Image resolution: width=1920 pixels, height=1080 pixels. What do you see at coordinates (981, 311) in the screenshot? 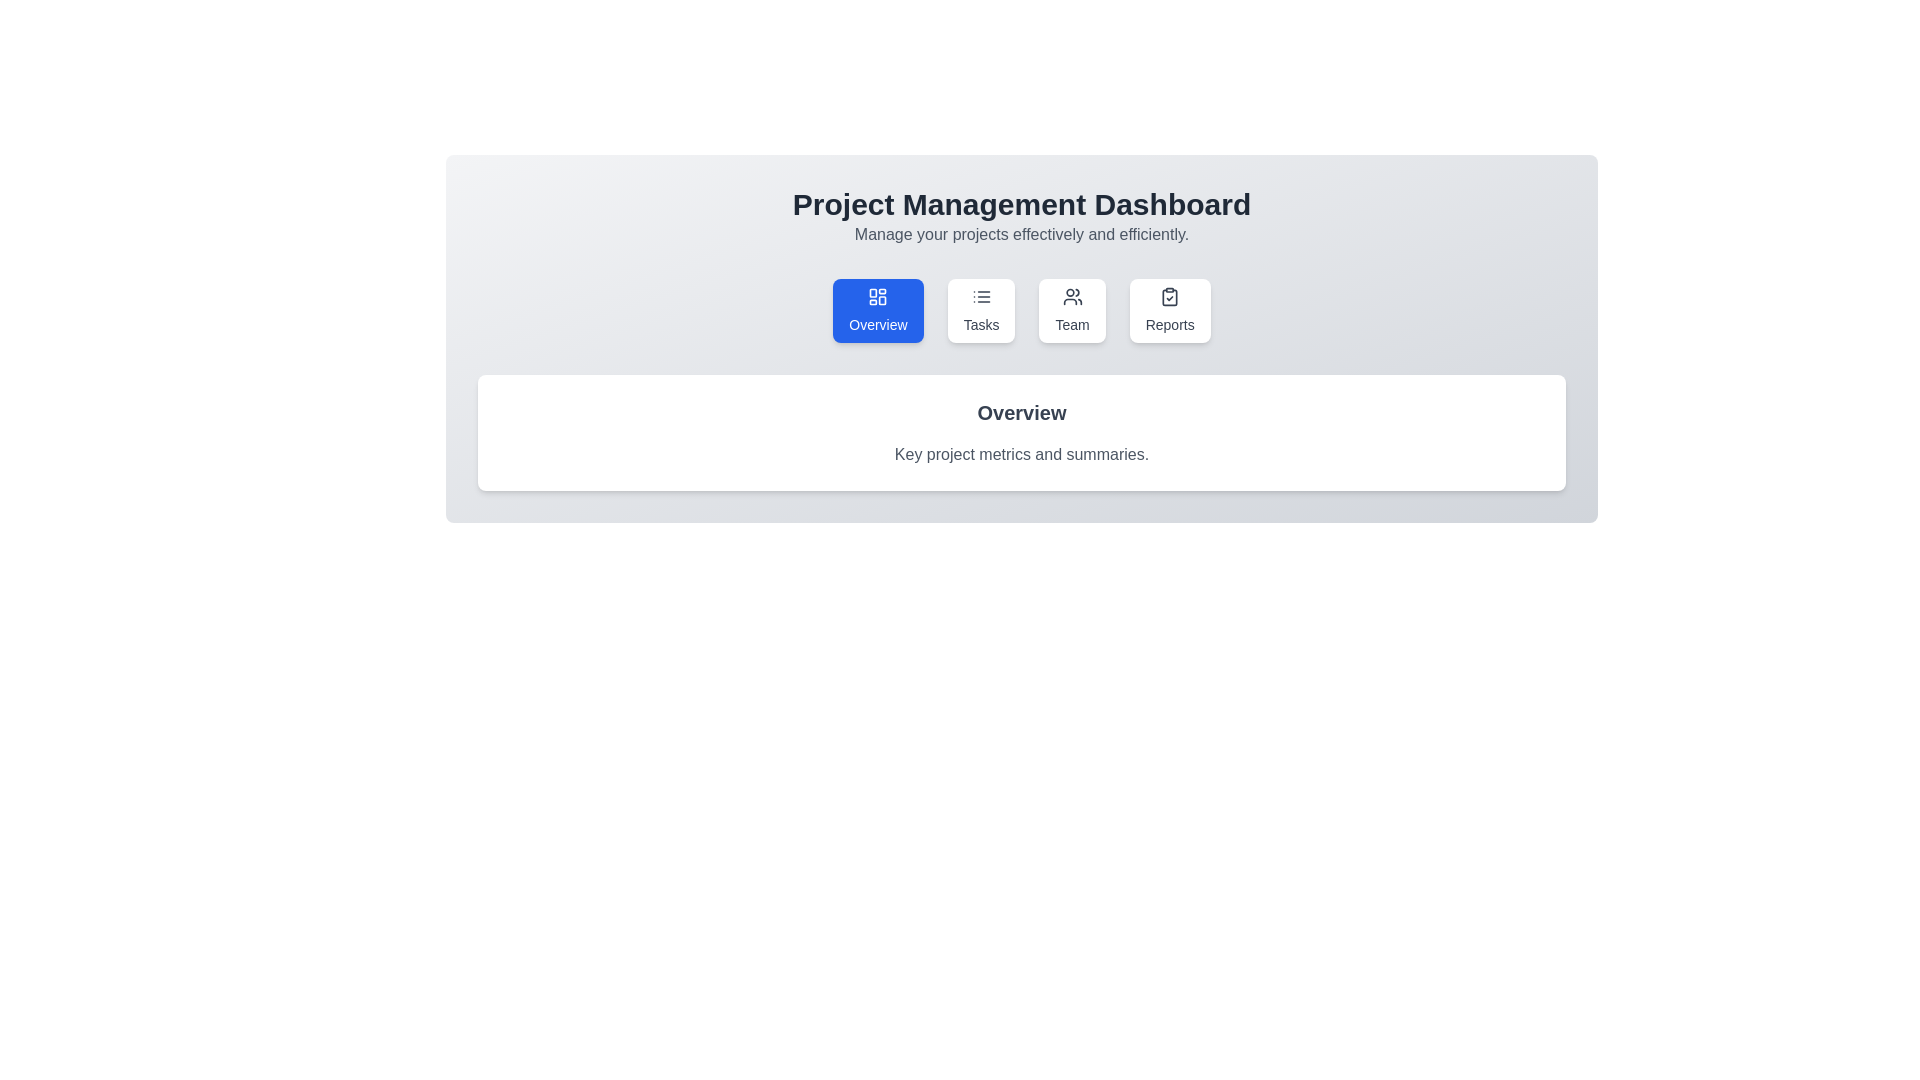
I see `the tab labeled Tasks to view its content` at bounding box center [981, 311].